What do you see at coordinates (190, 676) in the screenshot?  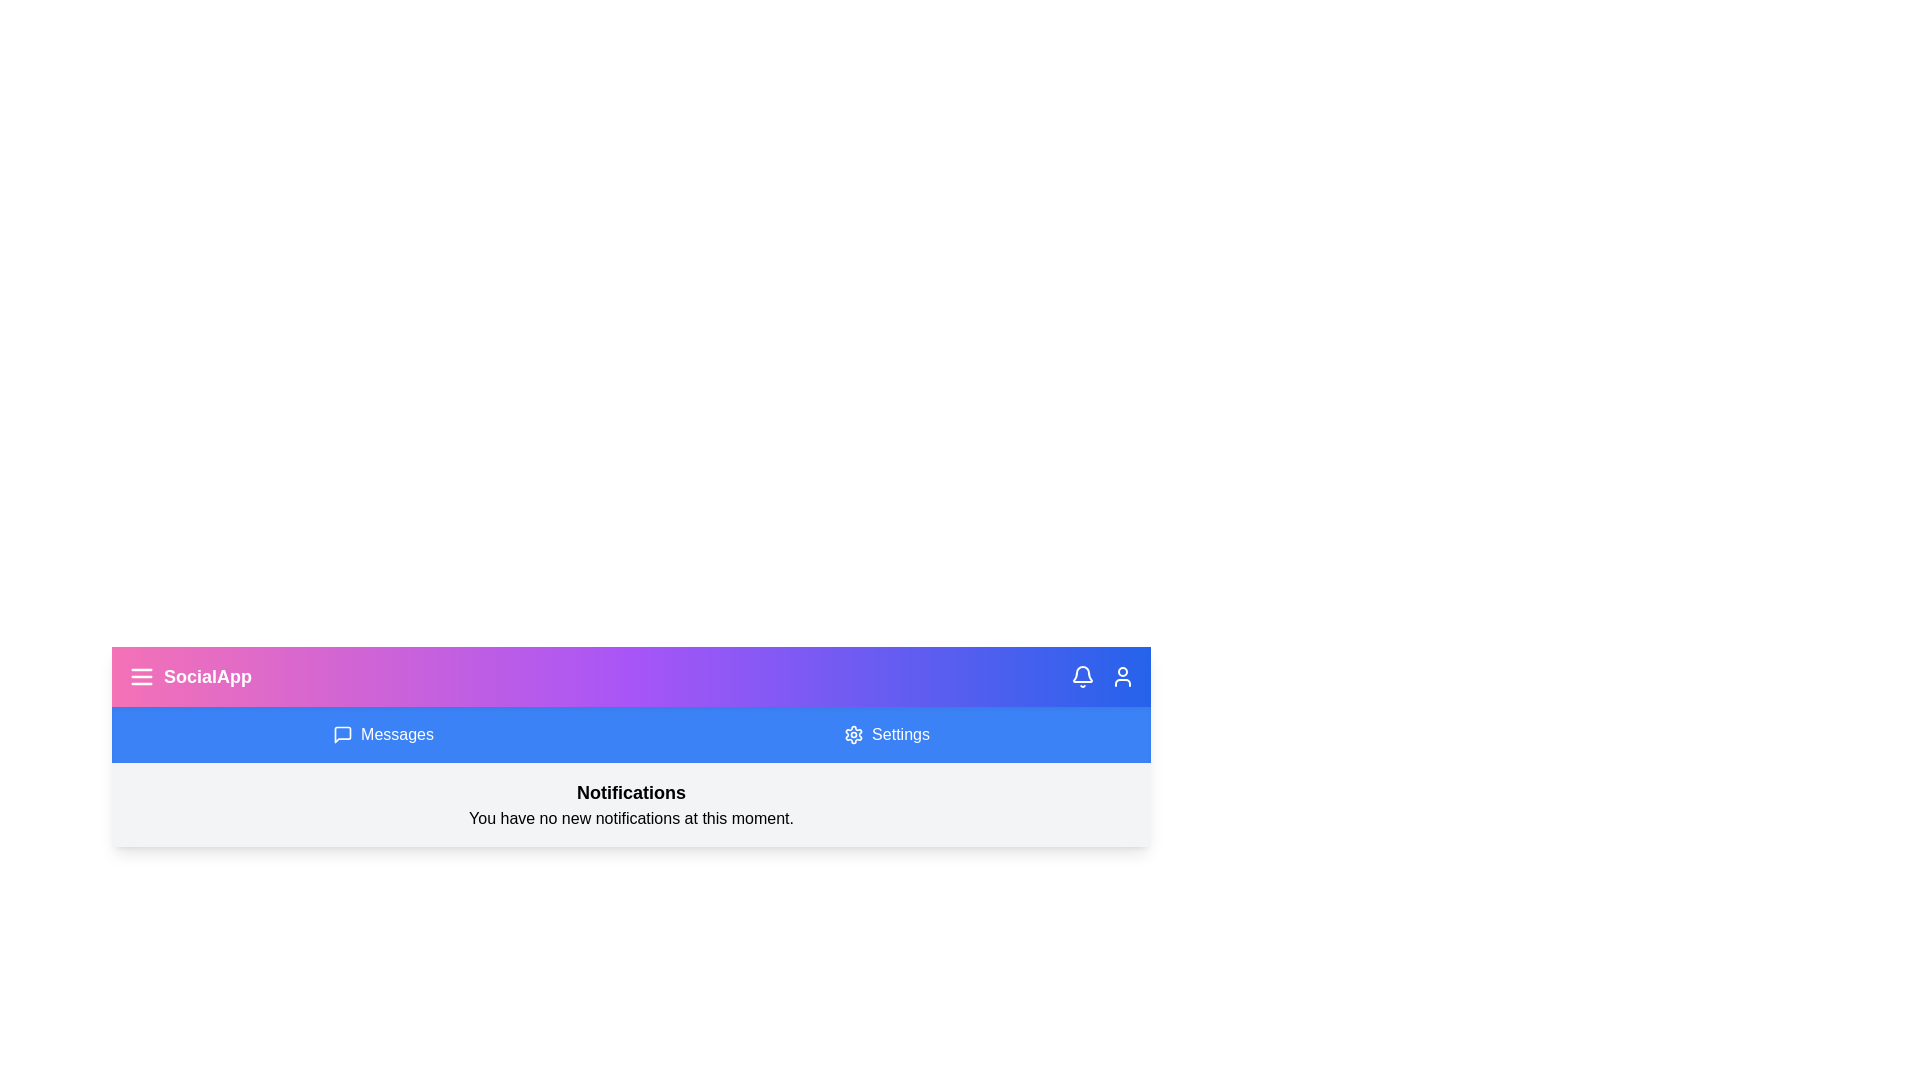 I see `the SocialApp title to interact with it` at bounding box center [190, 676].